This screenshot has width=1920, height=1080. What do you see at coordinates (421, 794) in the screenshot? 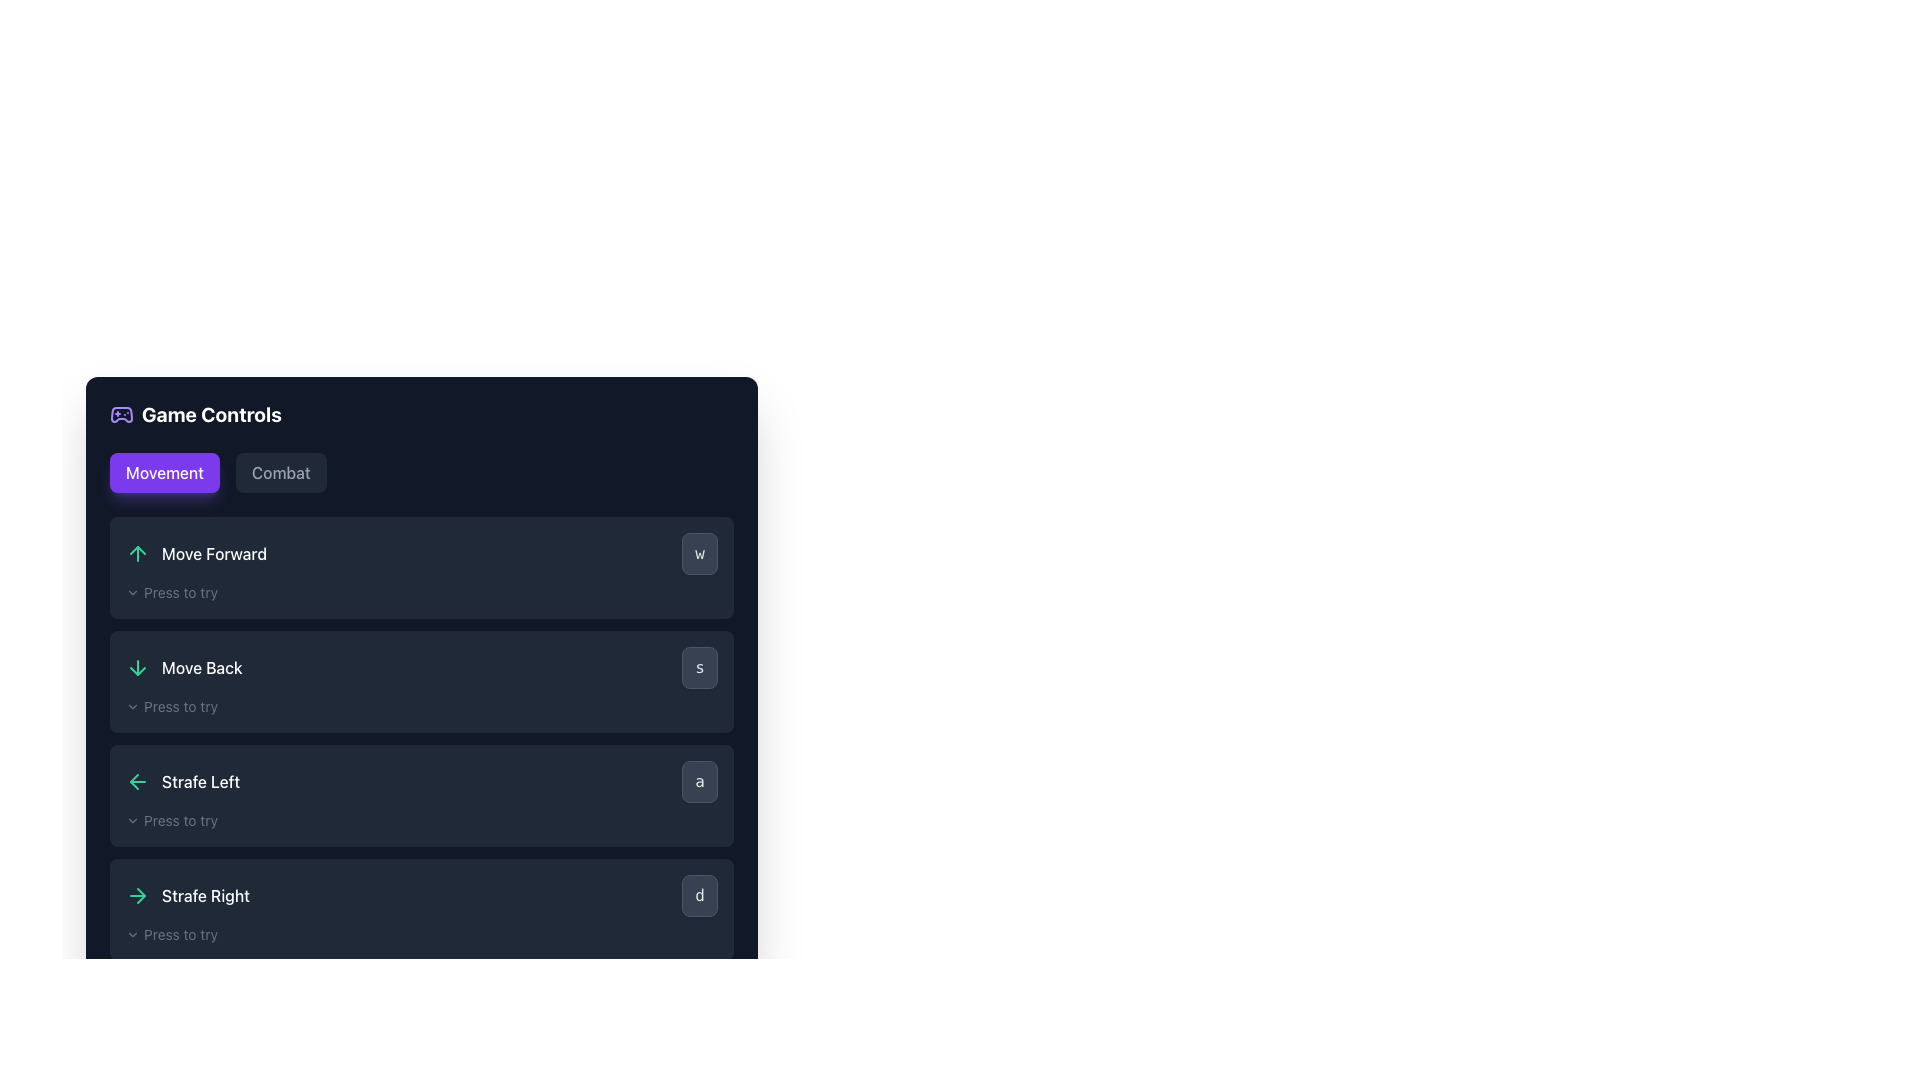
I see `the informational card for 'Strafe Left' which clarifies the action and keybinding 'a', located in the 'Movement' section of the 'Game Controls'` at bounding box center [421, 794].